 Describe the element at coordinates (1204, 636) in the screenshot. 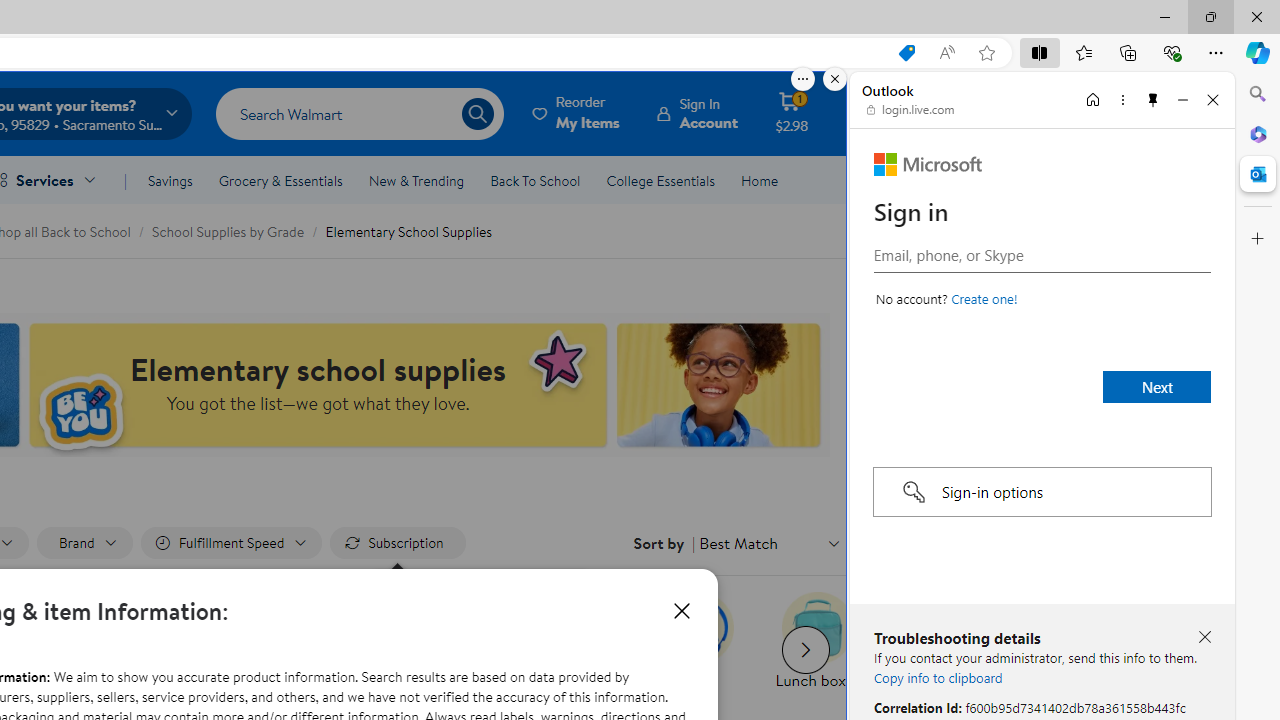

I see `'Close troubleshooting details'` at that location.